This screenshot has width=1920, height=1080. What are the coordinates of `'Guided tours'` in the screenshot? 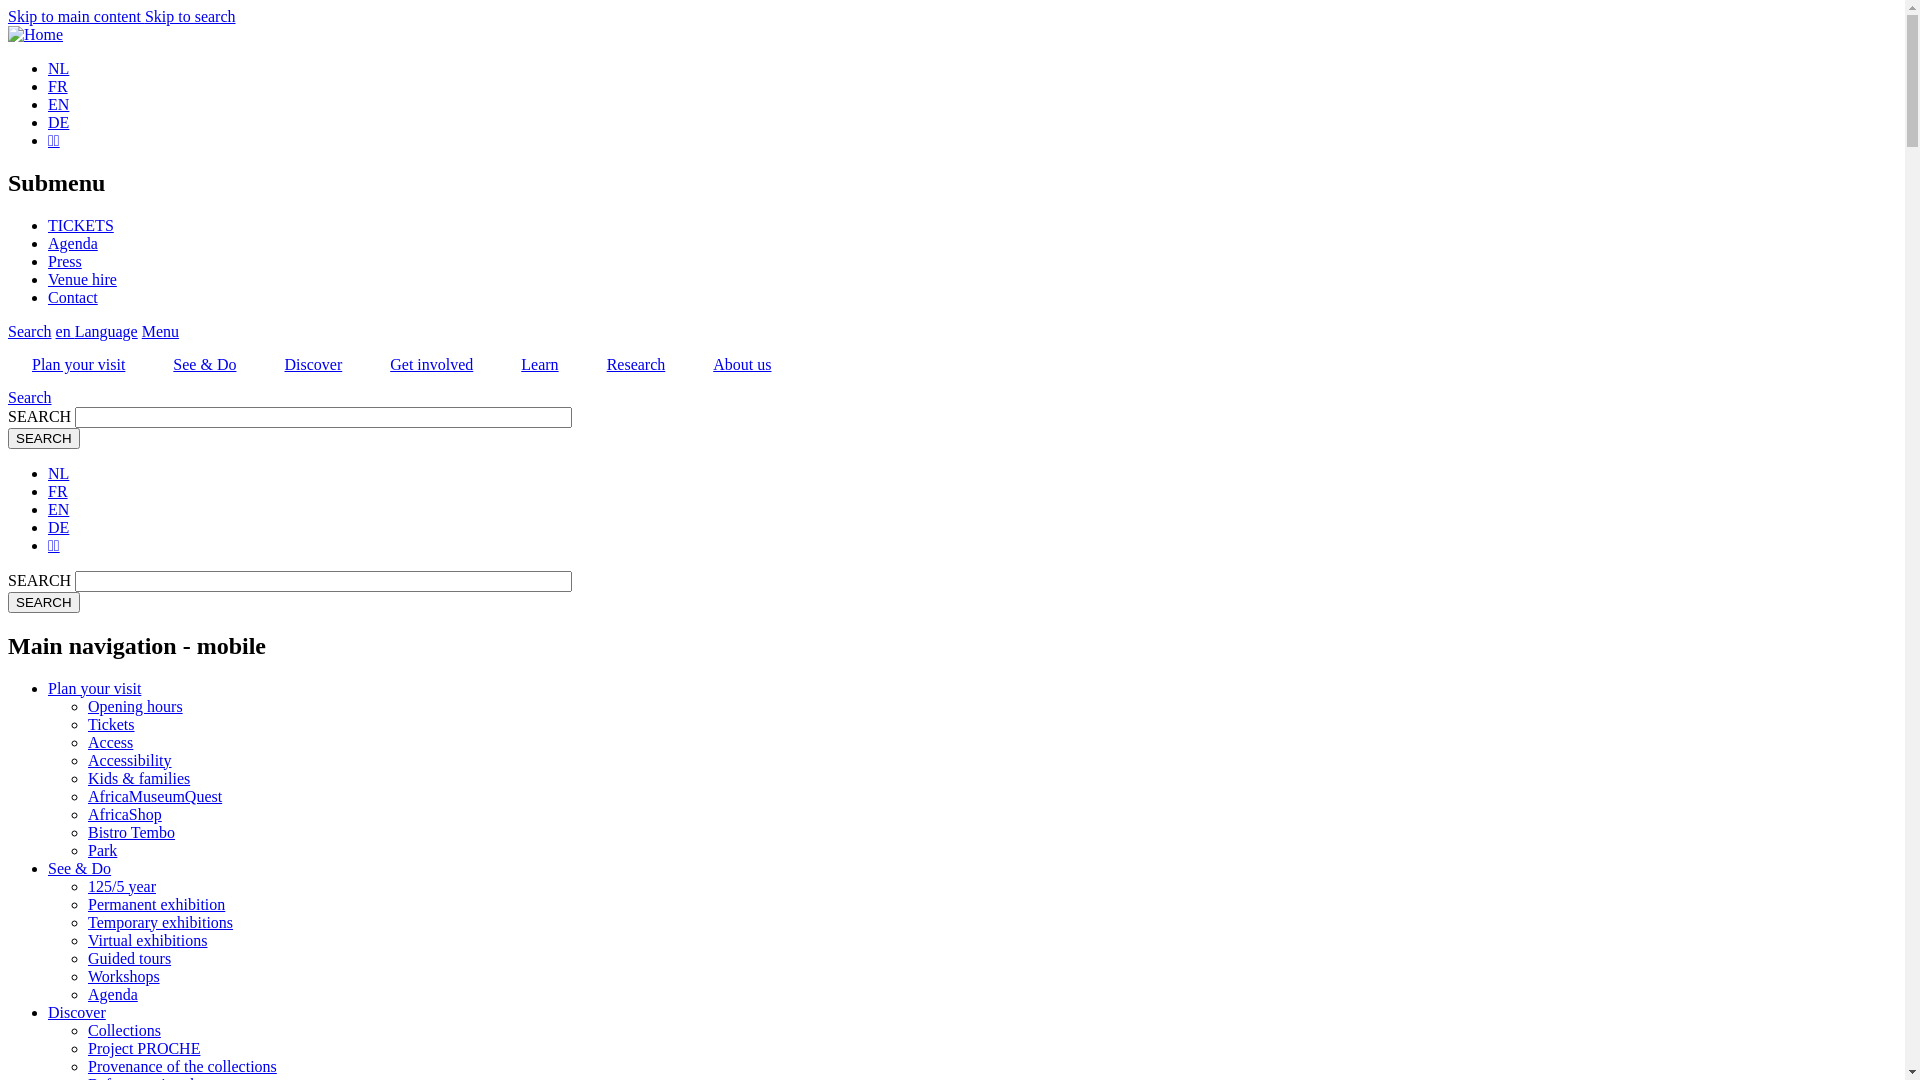 It's located at (86, 957).